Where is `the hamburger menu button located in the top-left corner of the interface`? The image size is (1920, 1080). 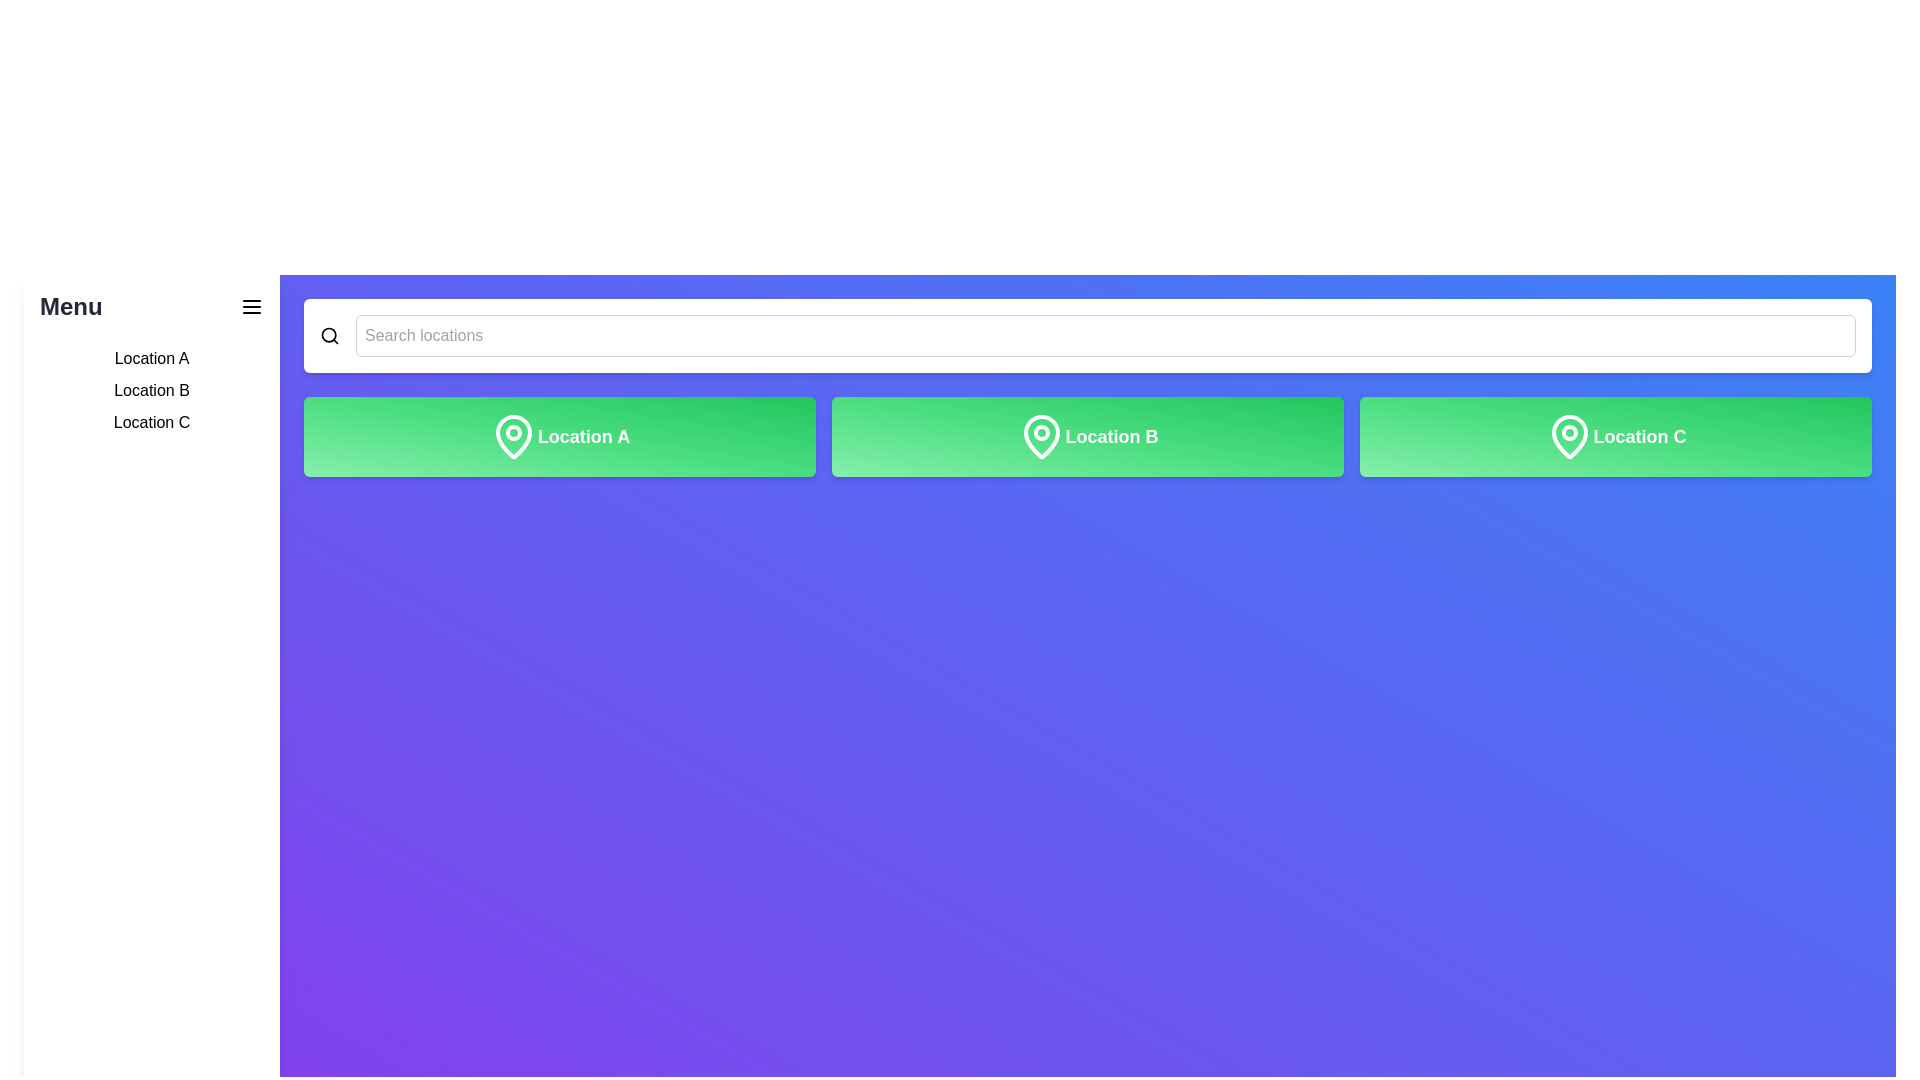 the hamburger menu button located in the top-left corner of the interface is located at coordinates (251, 307).